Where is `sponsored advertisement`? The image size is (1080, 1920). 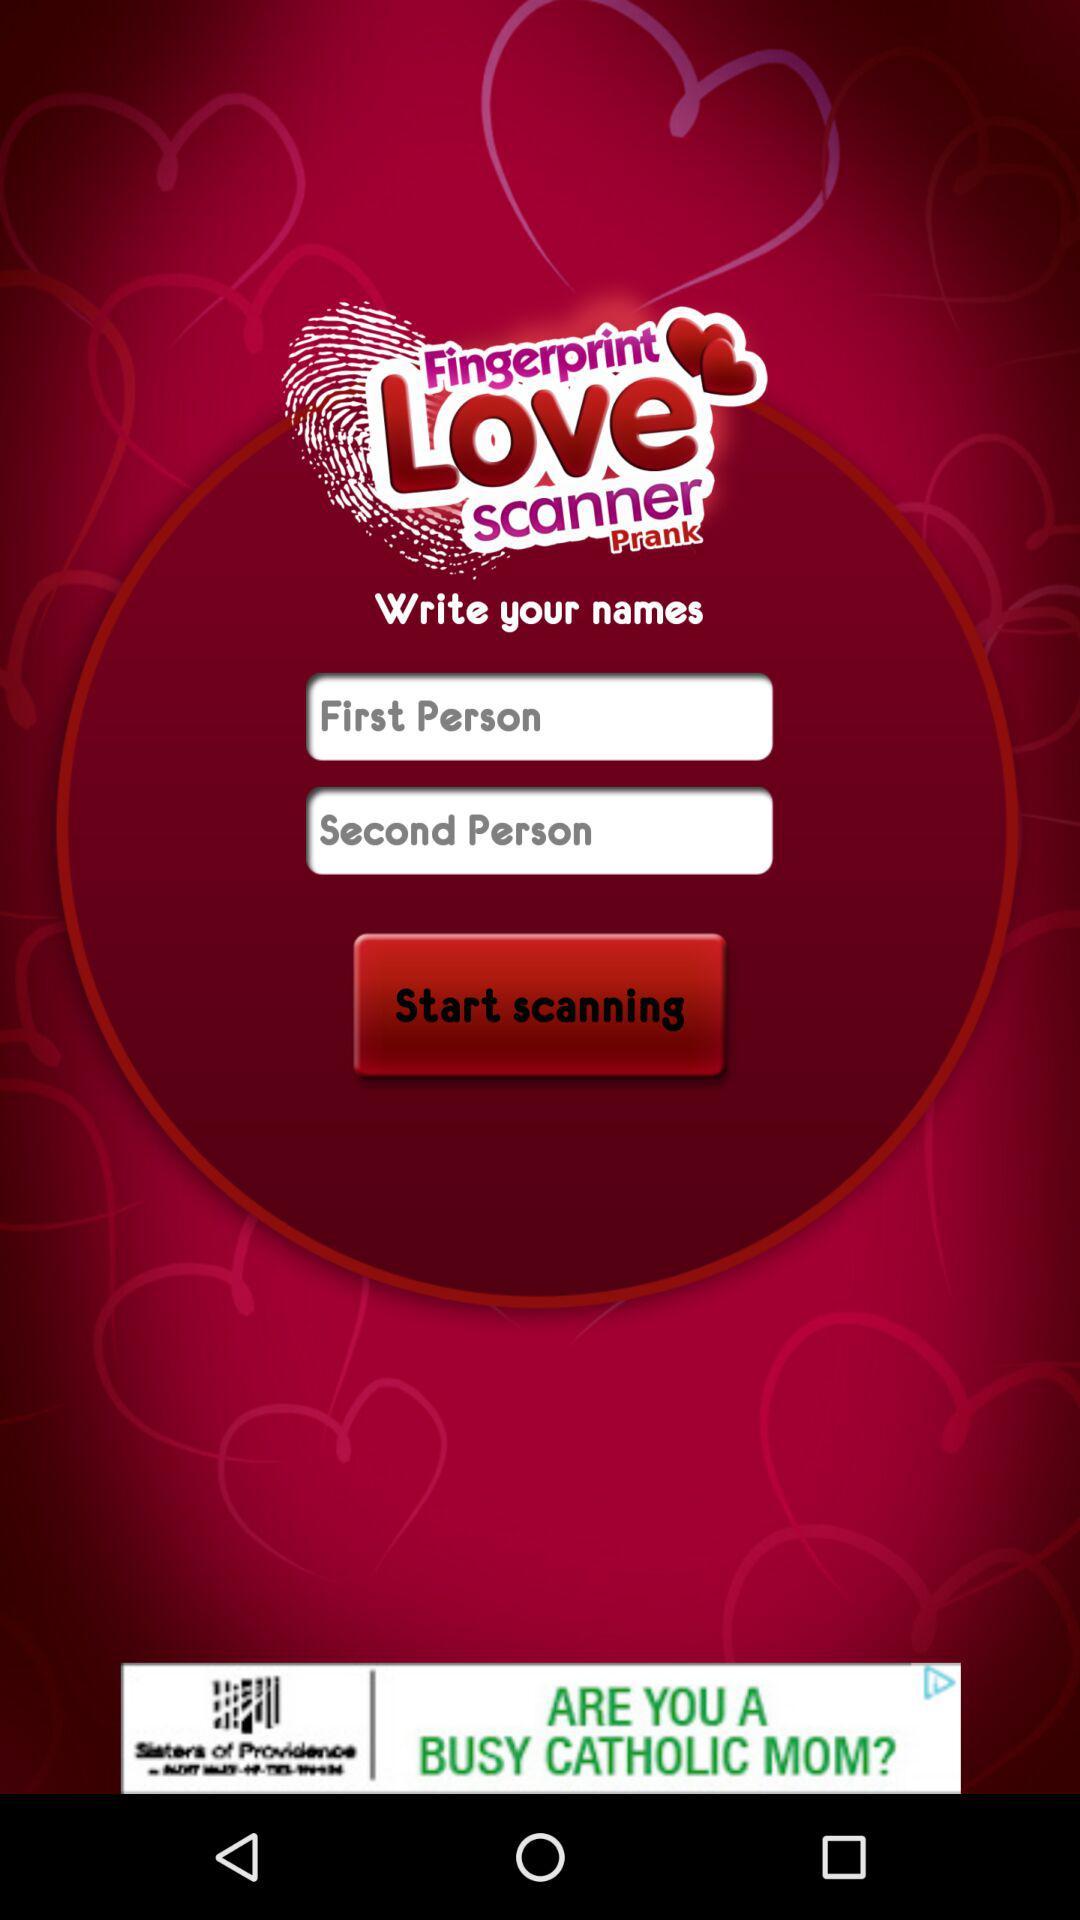
sponsored advertisement is located at coordinates (540, 1727).